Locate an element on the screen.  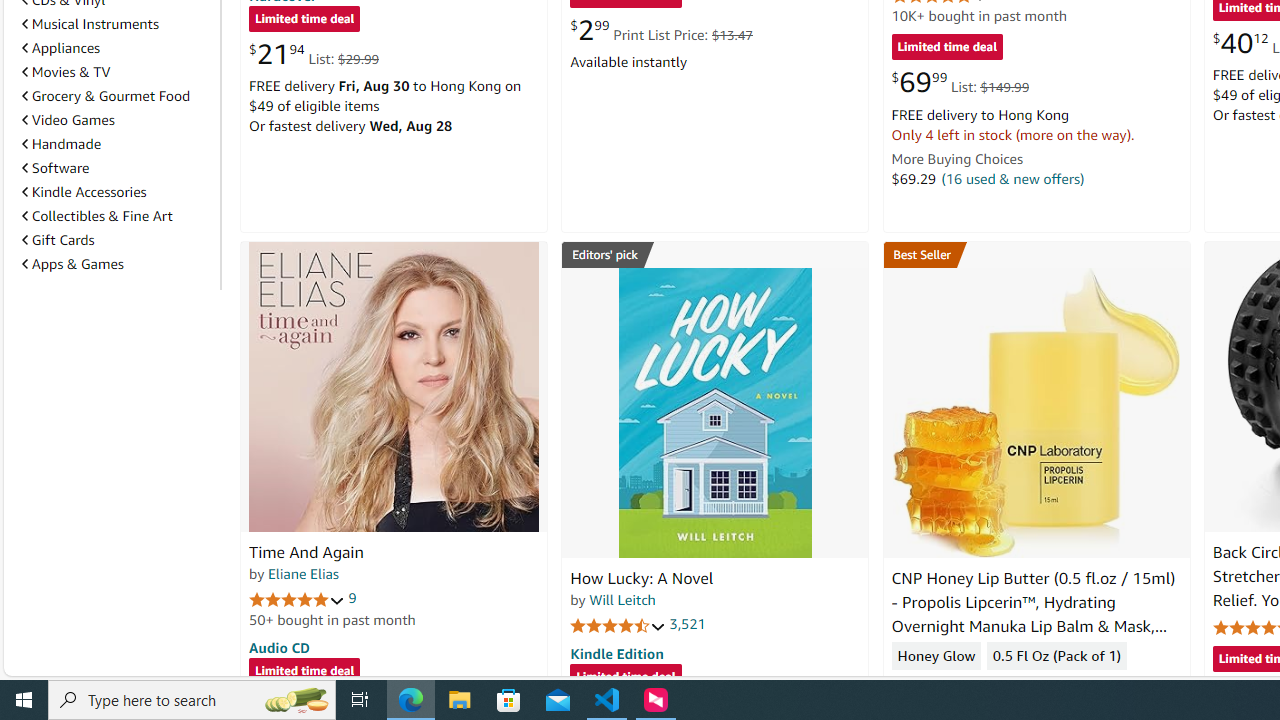
'Movies & TV' is located at coordinates (116, 71).